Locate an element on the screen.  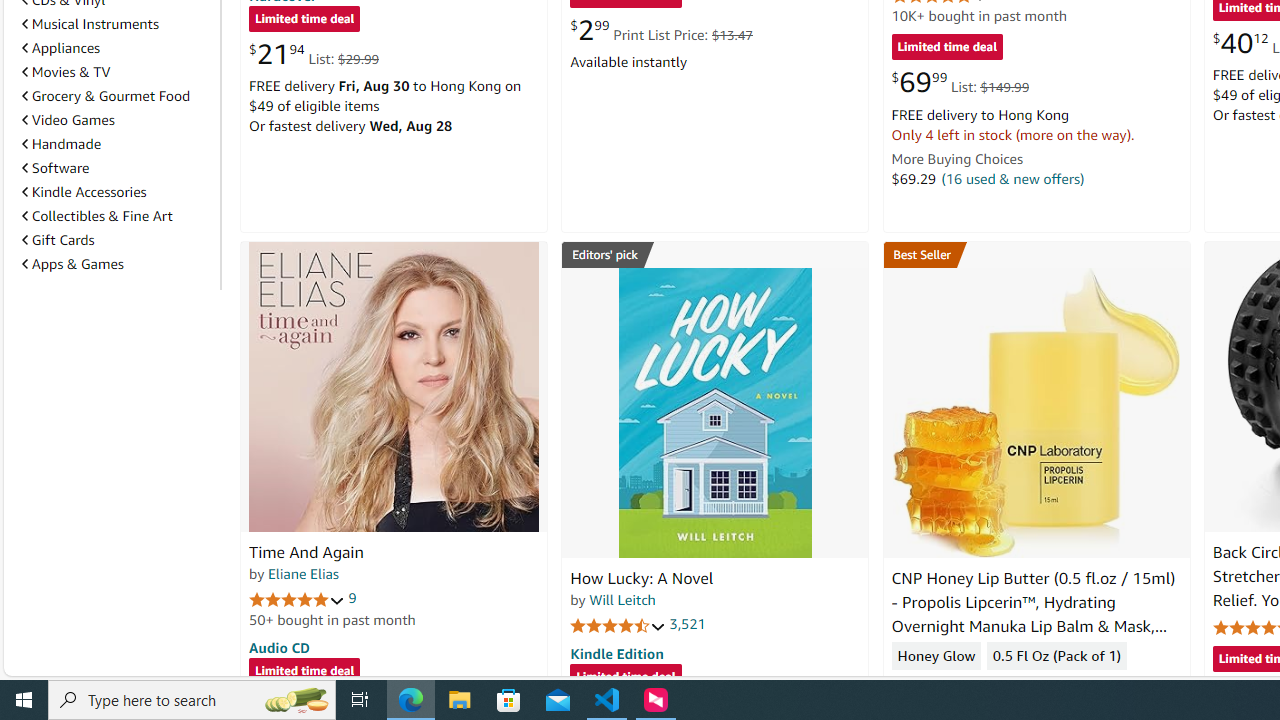
'Movies & TV' is located at coordinates (116, 71).